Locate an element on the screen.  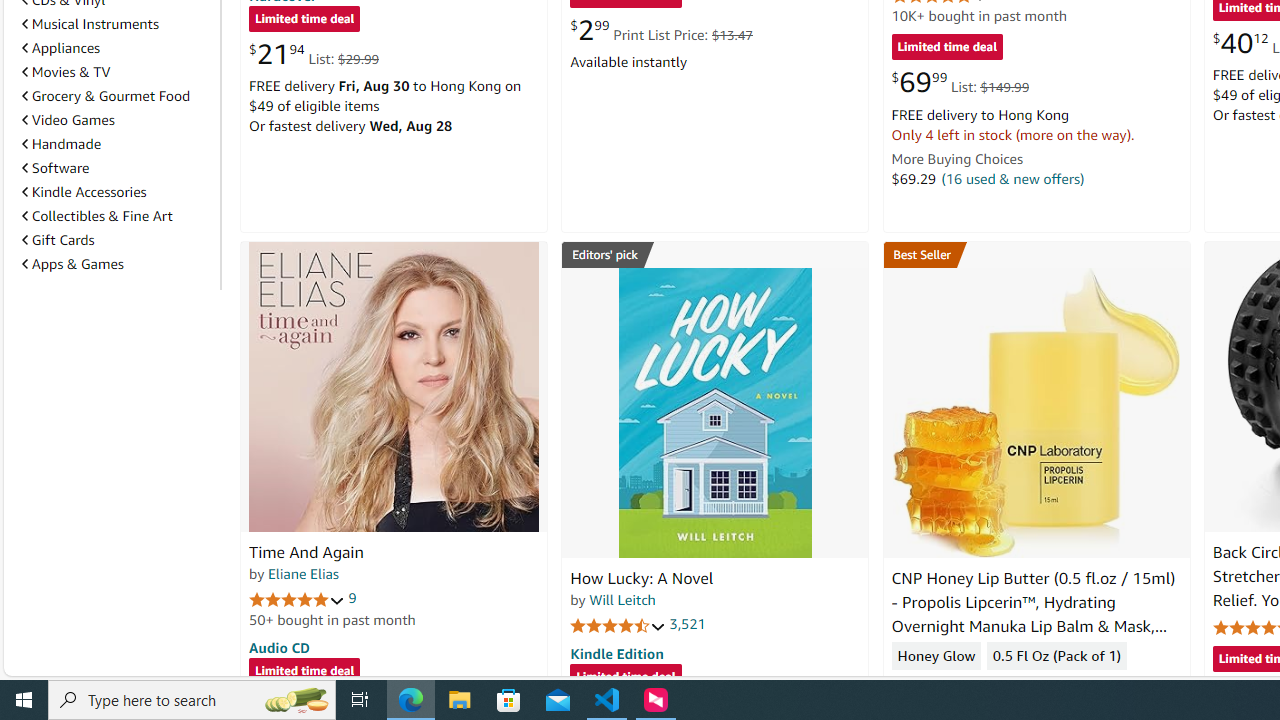
'Movies & TV' is located at coordinates (116, 71).